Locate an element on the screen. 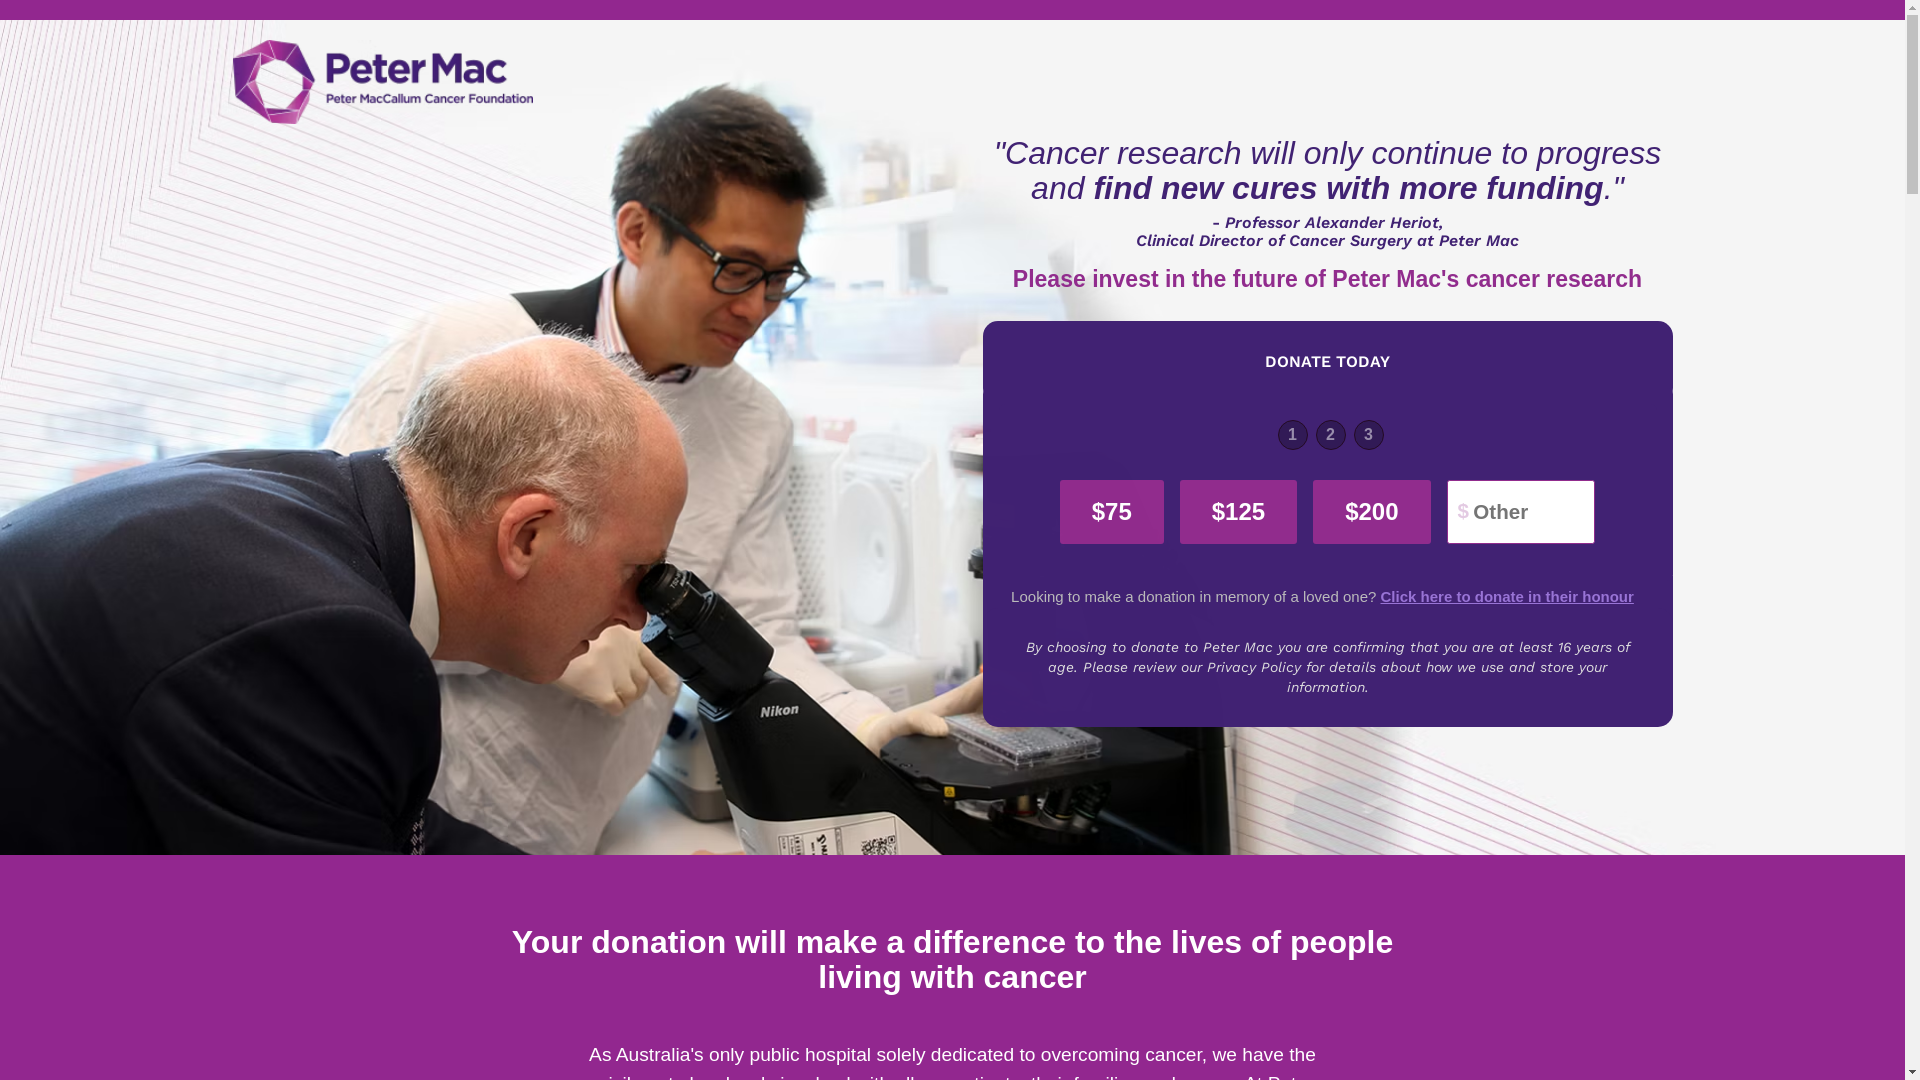 Image resolution: width=1920 pixels, height=1080 pixels. 'Click here to donate in their honour' is located at coordinates (1507, 595).